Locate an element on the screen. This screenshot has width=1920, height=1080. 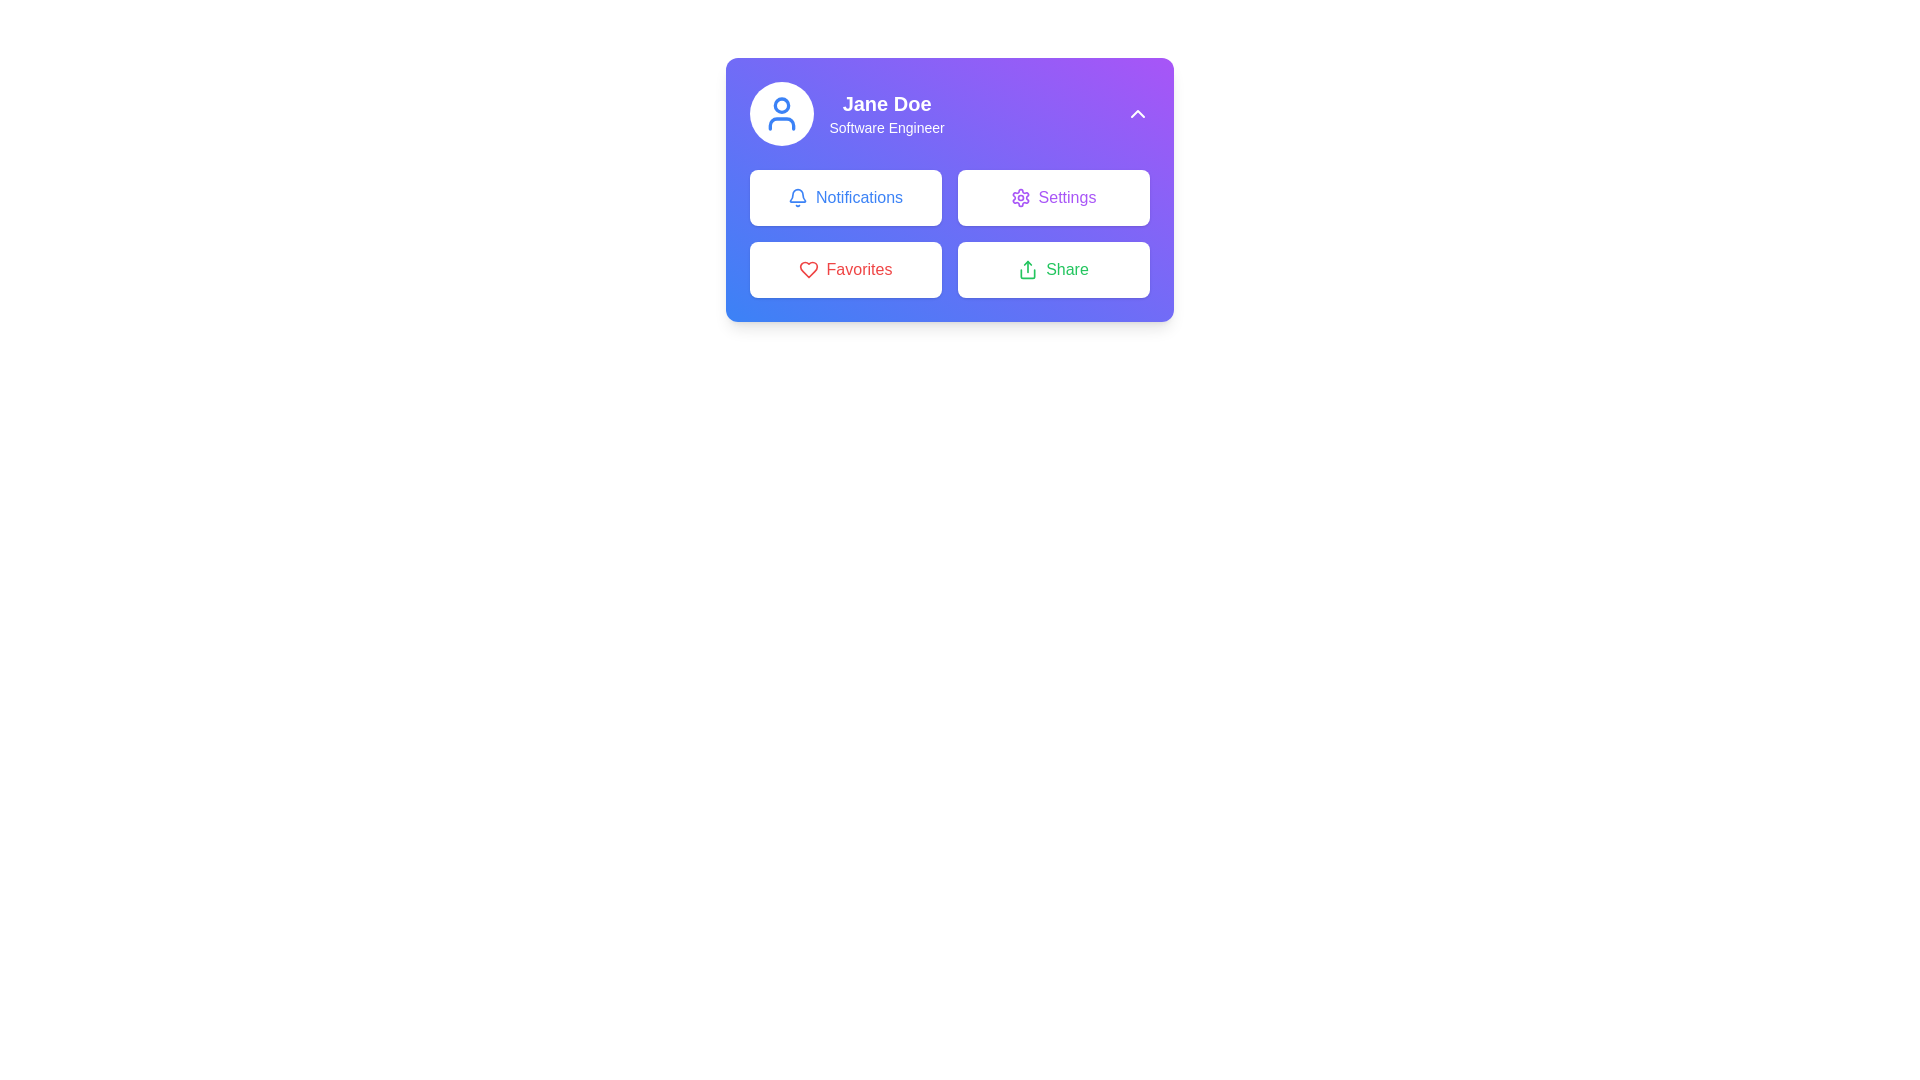
the circular profile picture icon located at the top-left corner of the card, which represents the user's identity within the avatar illustration is located at coordinates (780, 105).